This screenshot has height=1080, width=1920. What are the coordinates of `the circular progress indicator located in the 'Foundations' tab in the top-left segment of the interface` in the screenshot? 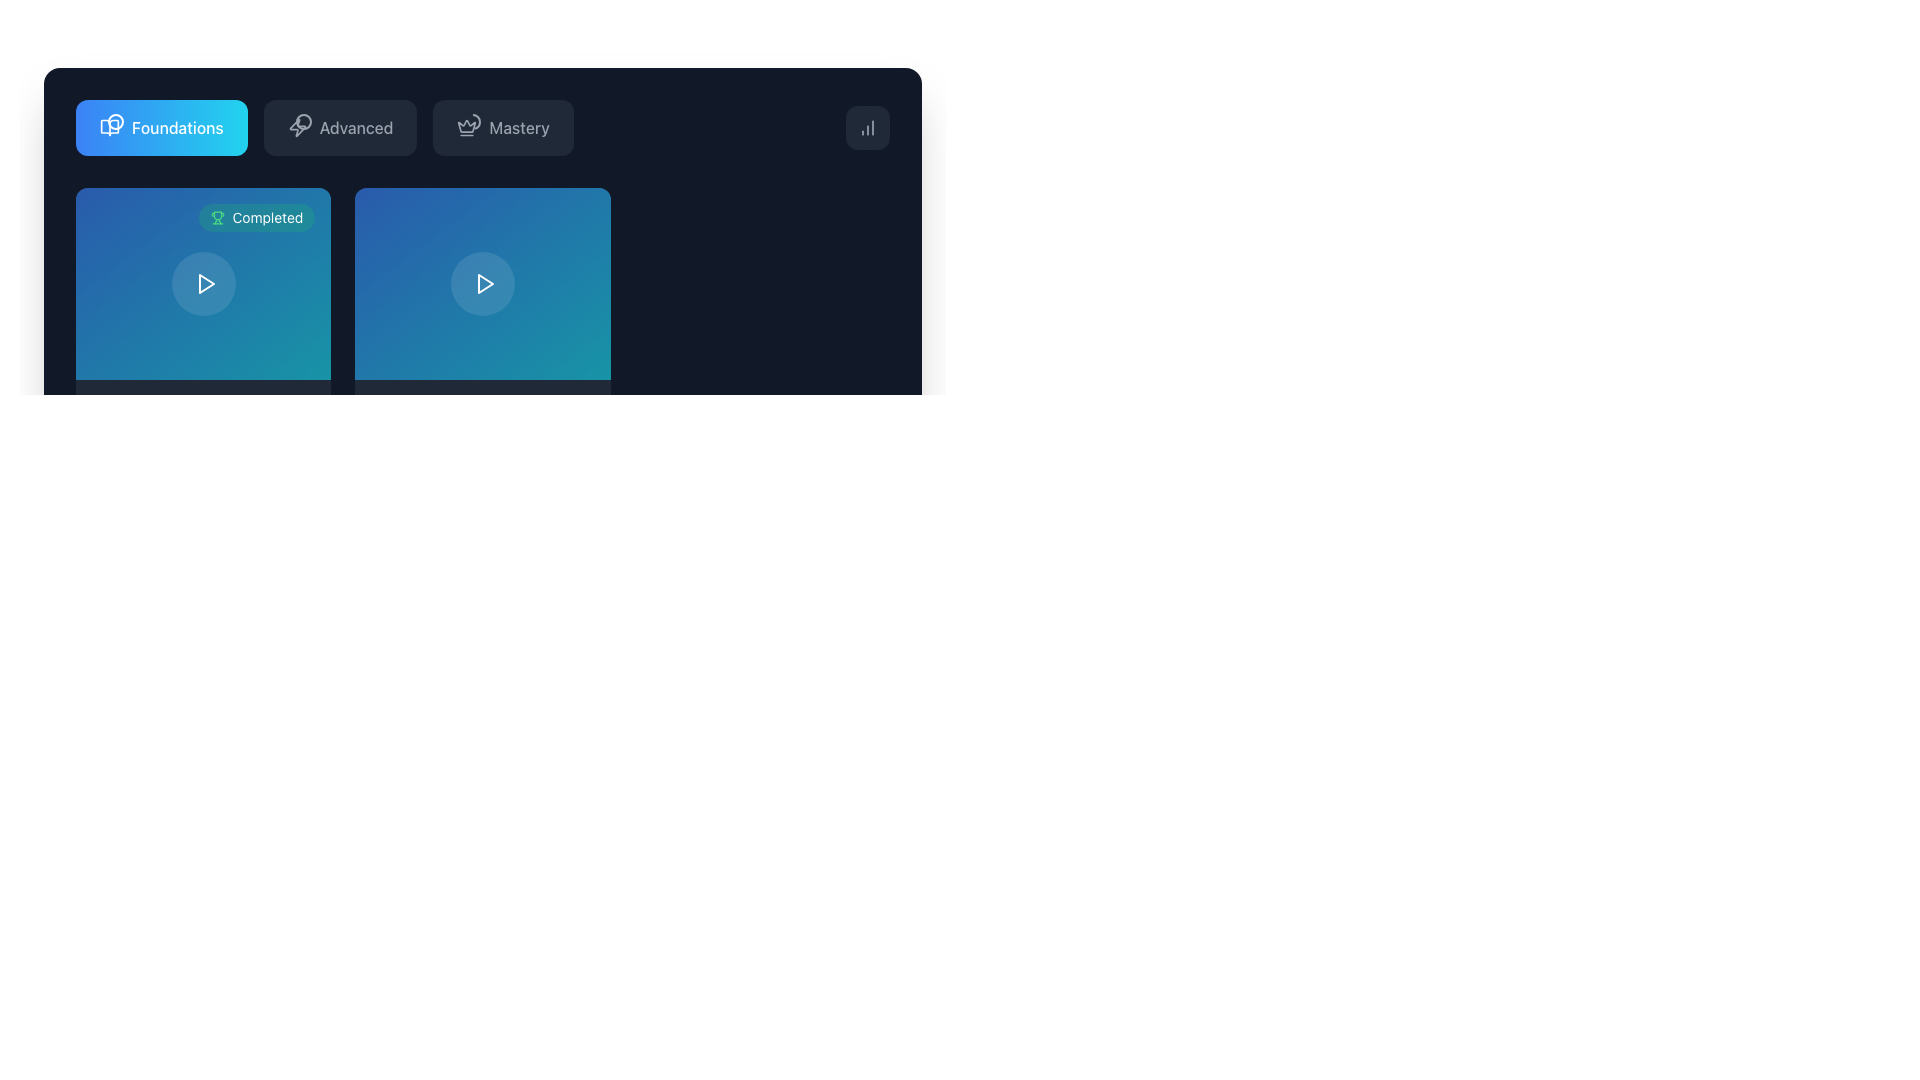 It's located at (114, 122).